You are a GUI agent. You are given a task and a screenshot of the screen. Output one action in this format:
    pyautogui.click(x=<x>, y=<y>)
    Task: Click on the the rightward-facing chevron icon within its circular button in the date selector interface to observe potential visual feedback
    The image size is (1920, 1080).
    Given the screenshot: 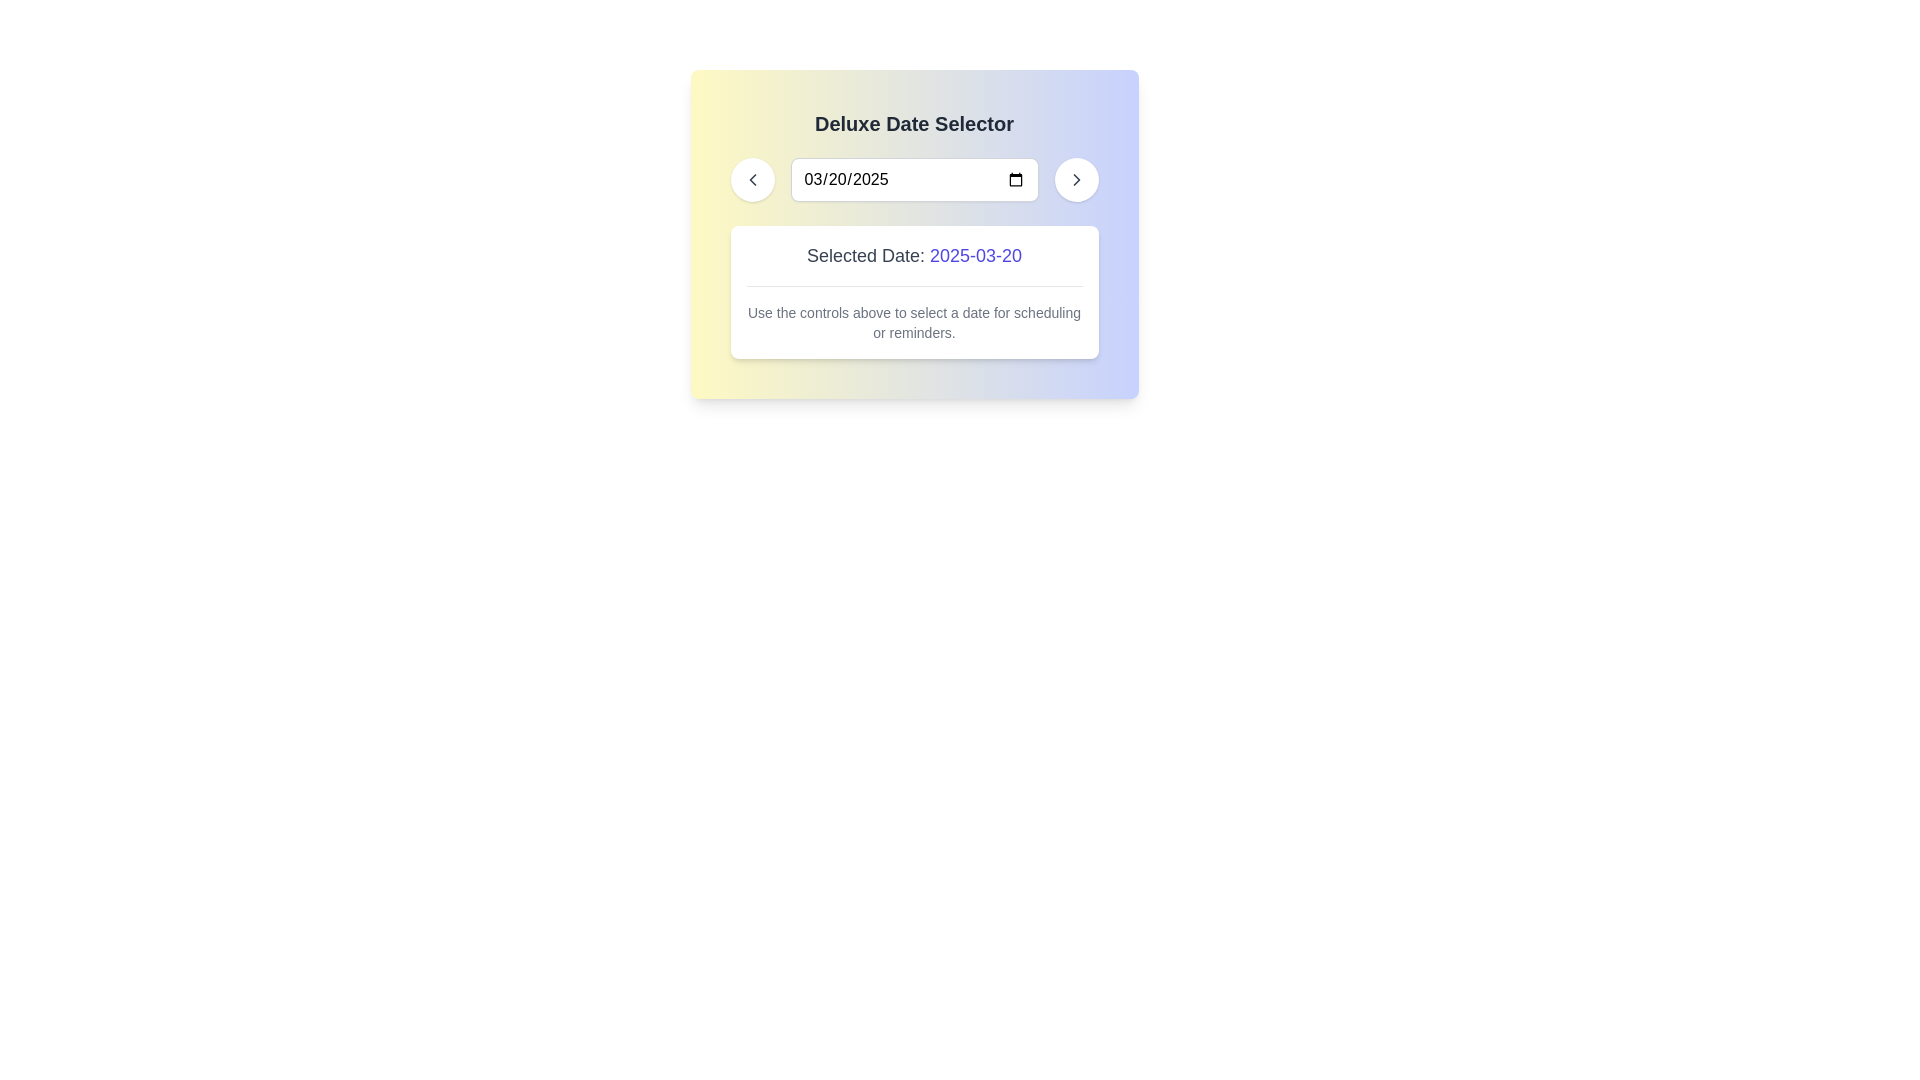 What is the action you would take?
    pyautogui.click(x=1075, y=180)
    